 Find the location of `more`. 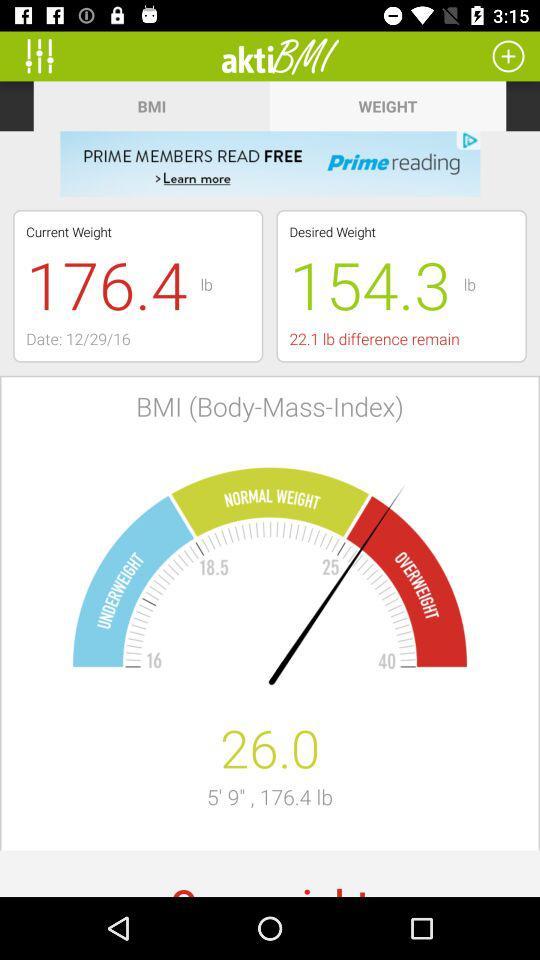

more is located at coordinates (508, 55).